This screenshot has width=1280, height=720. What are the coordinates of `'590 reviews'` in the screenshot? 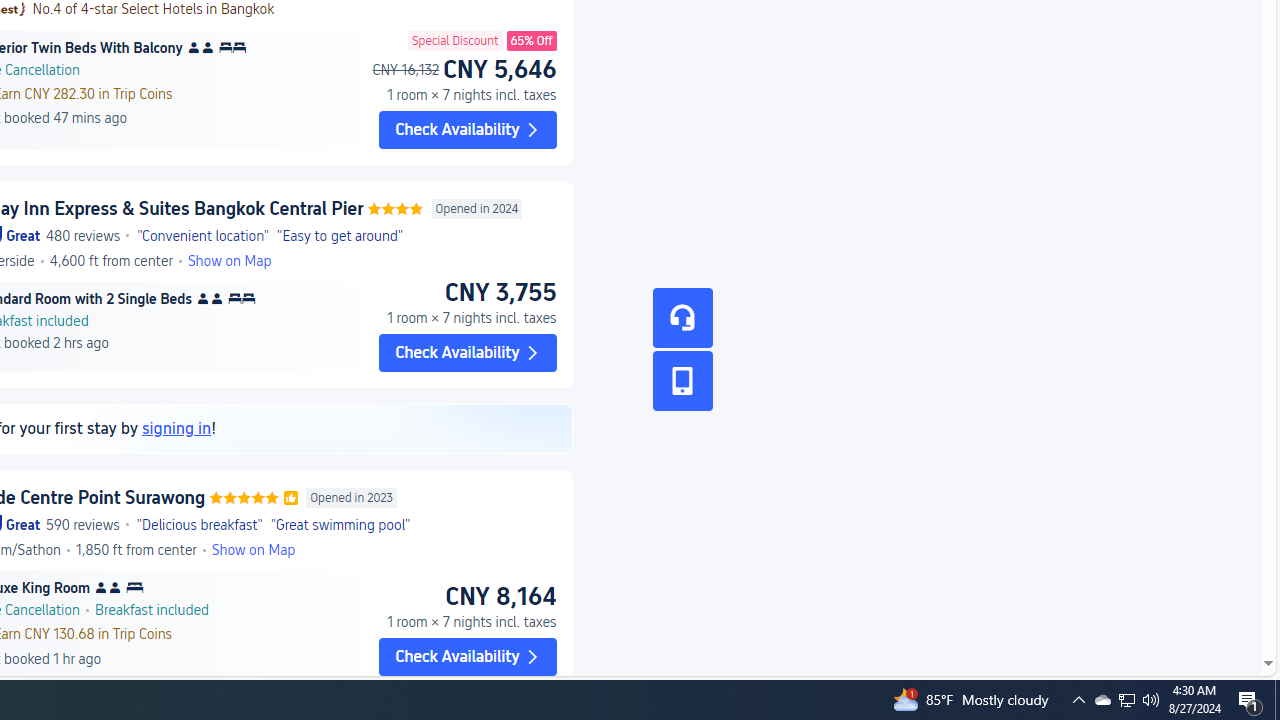 It's located at (81, 523).